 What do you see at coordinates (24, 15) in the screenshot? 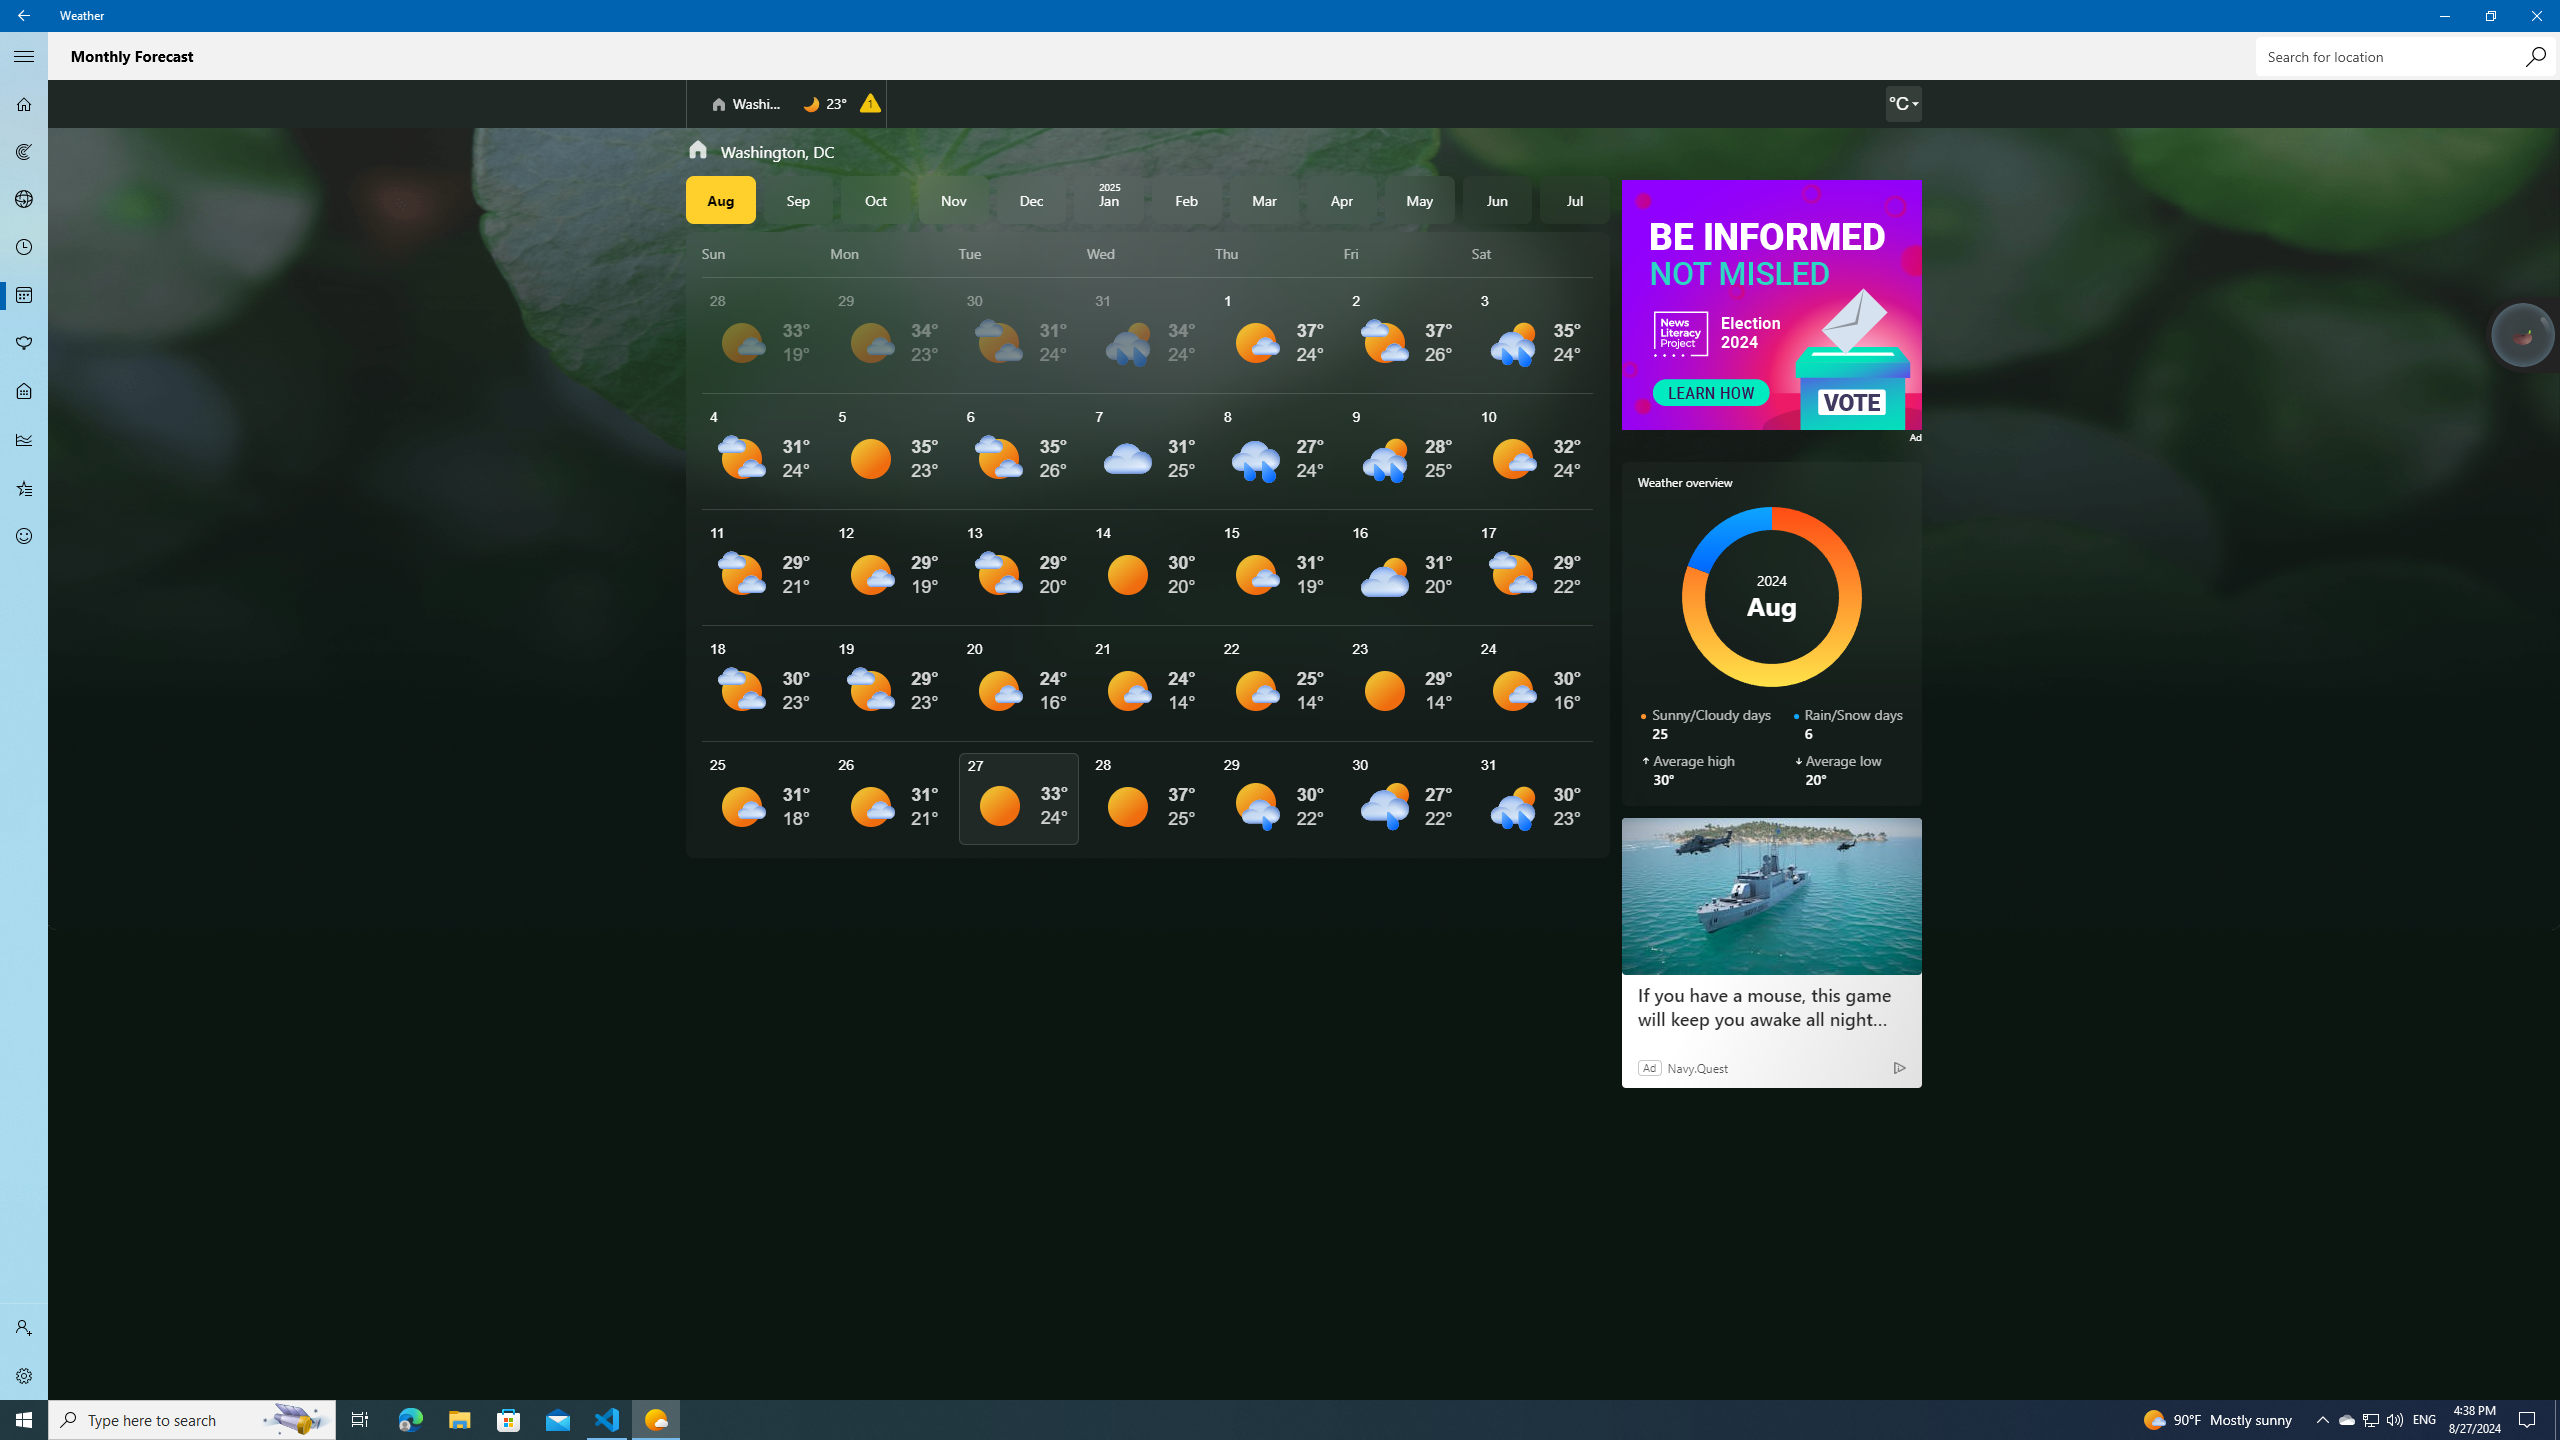
I see `'Back'` at bounding box center [24, 15].